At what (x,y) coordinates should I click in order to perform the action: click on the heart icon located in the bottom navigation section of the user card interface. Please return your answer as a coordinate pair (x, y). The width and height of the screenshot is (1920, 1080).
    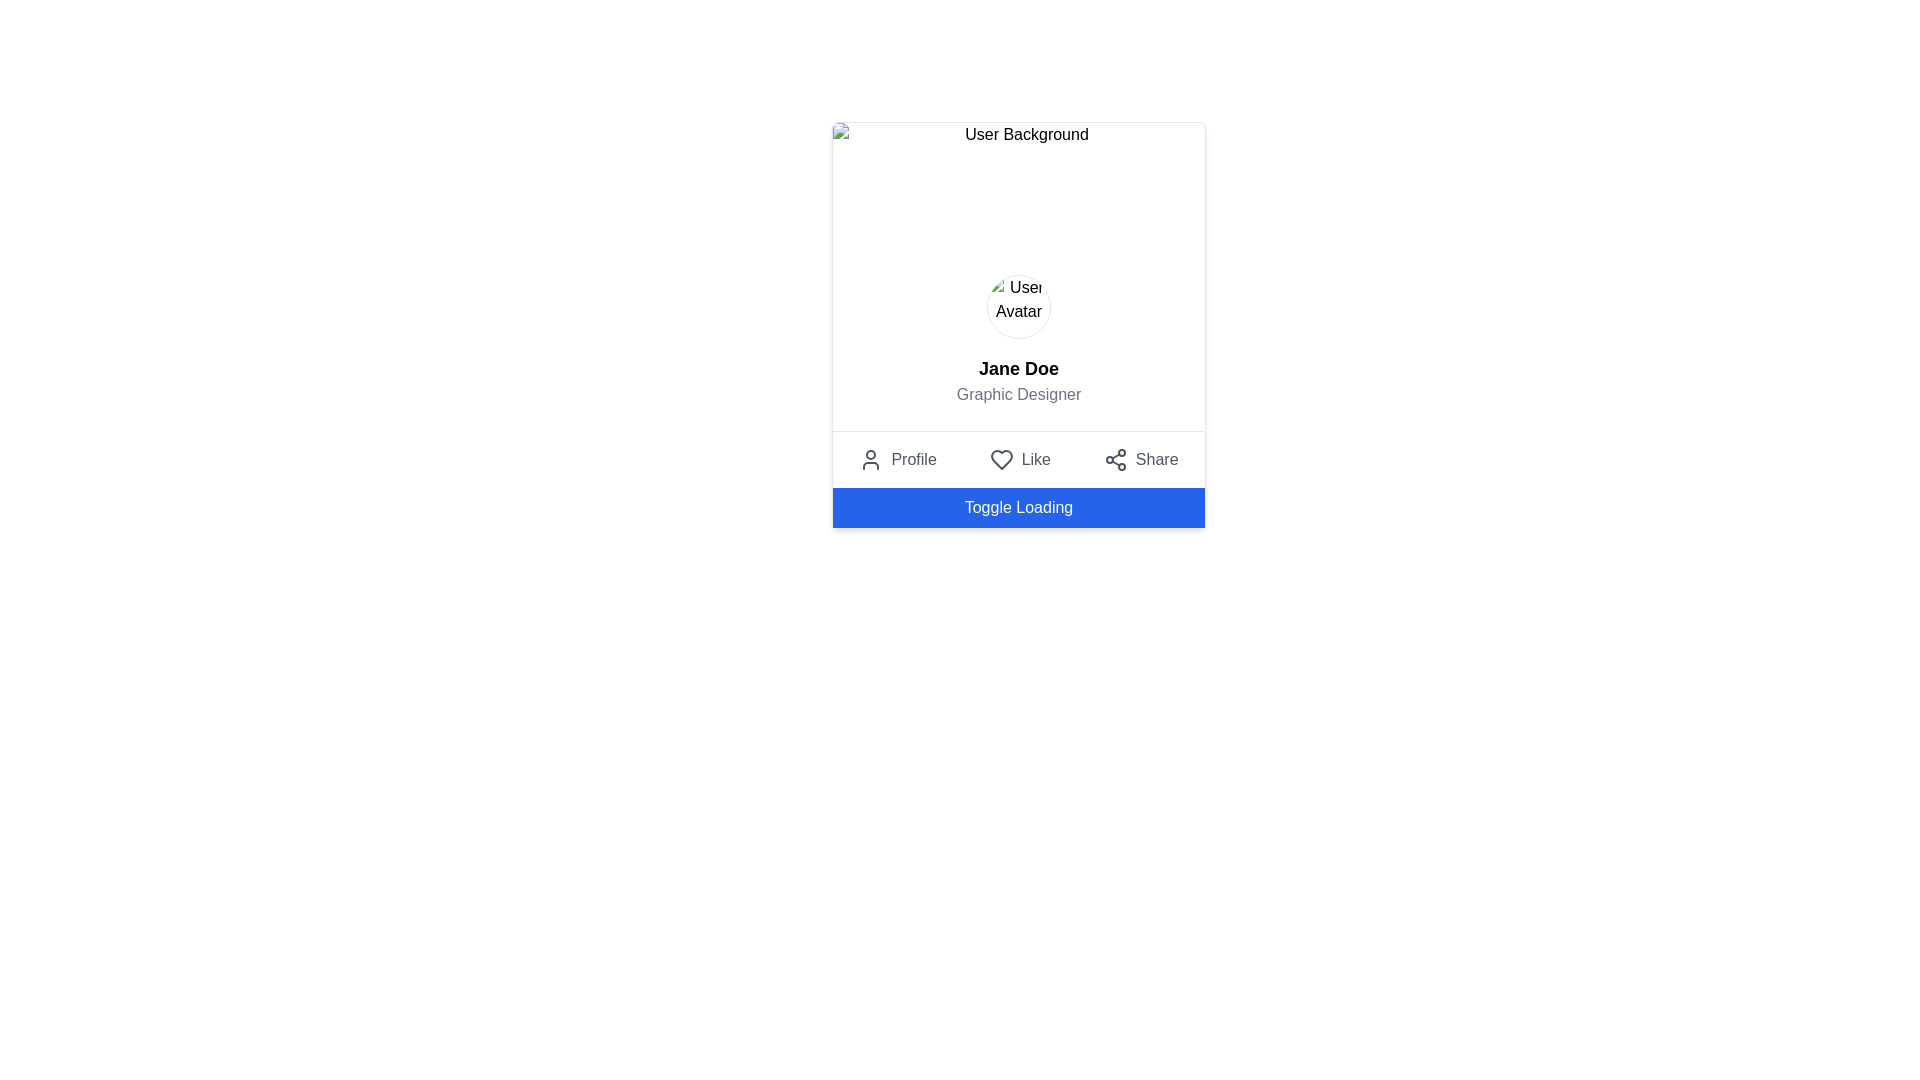
    Looking at the image, I should click on (1001, 459).